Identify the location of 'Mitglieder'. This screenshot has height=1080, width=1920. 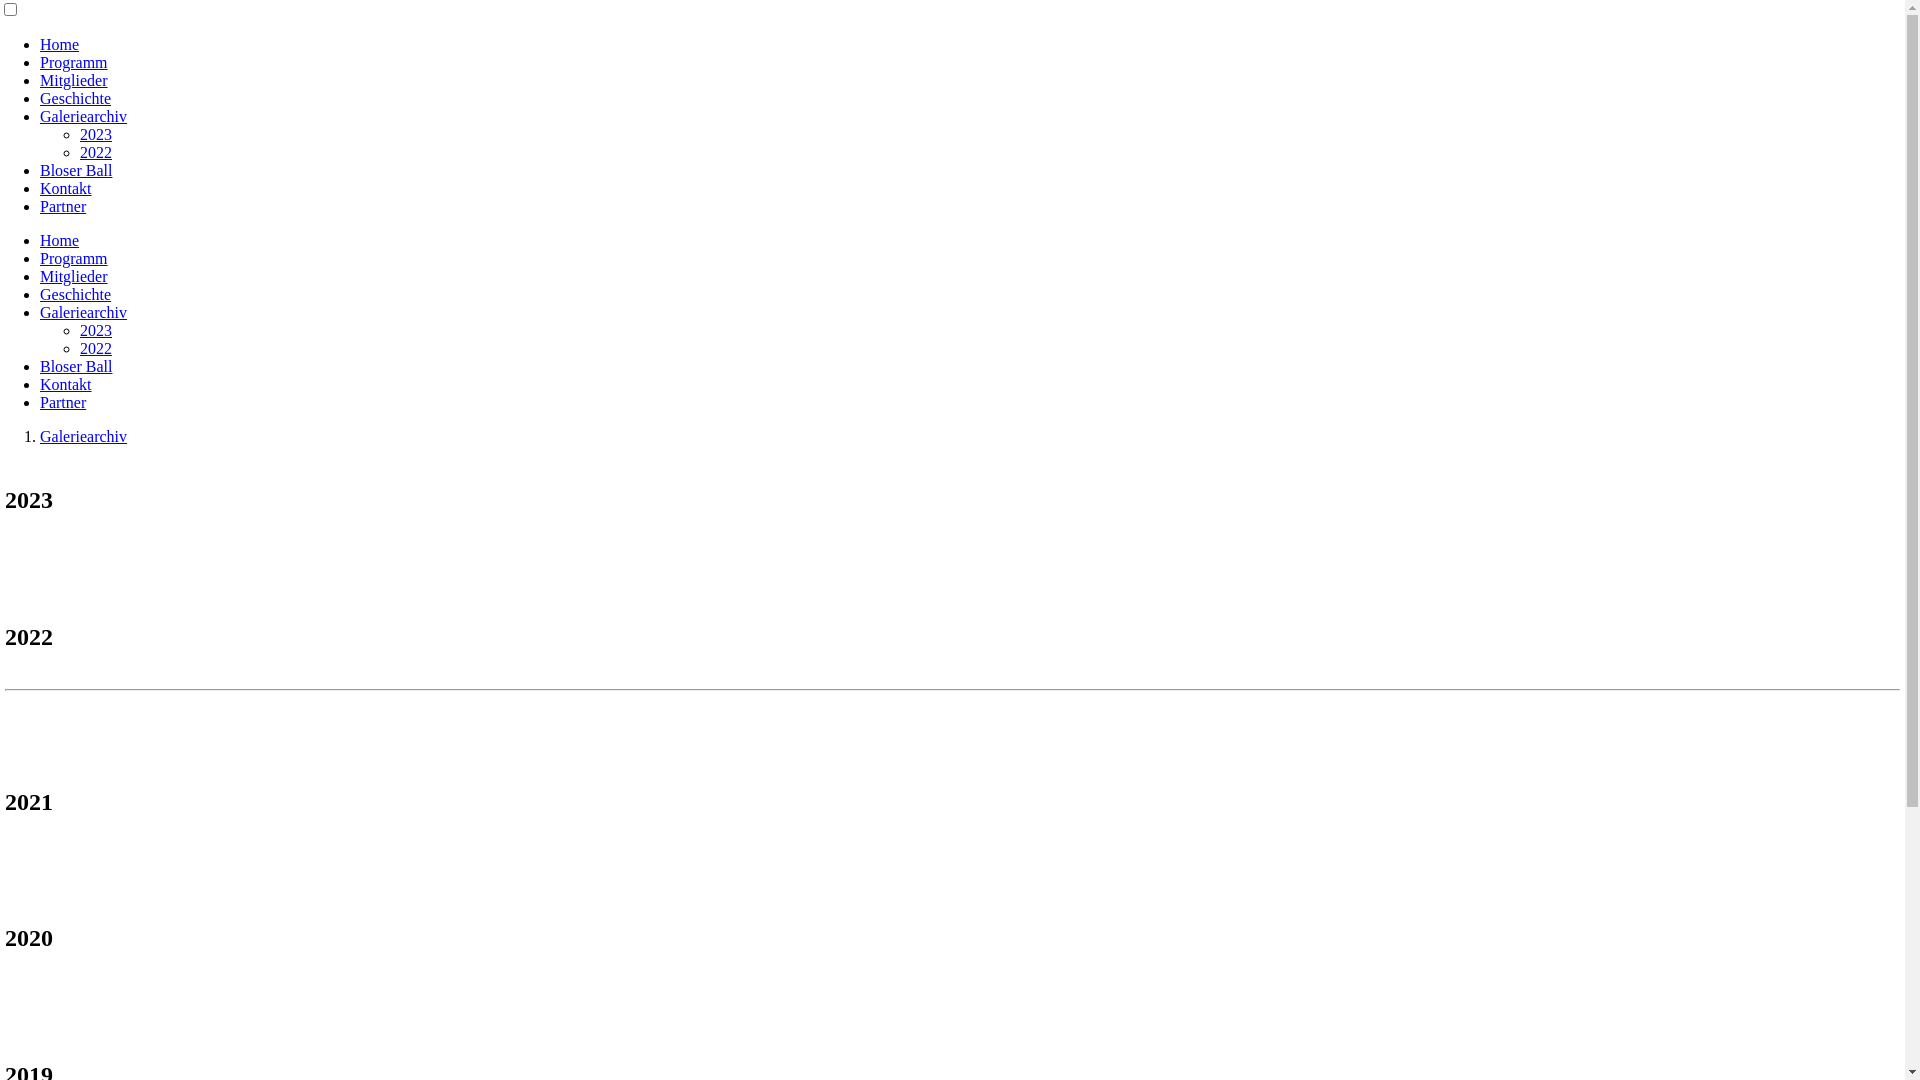
(73, 79).